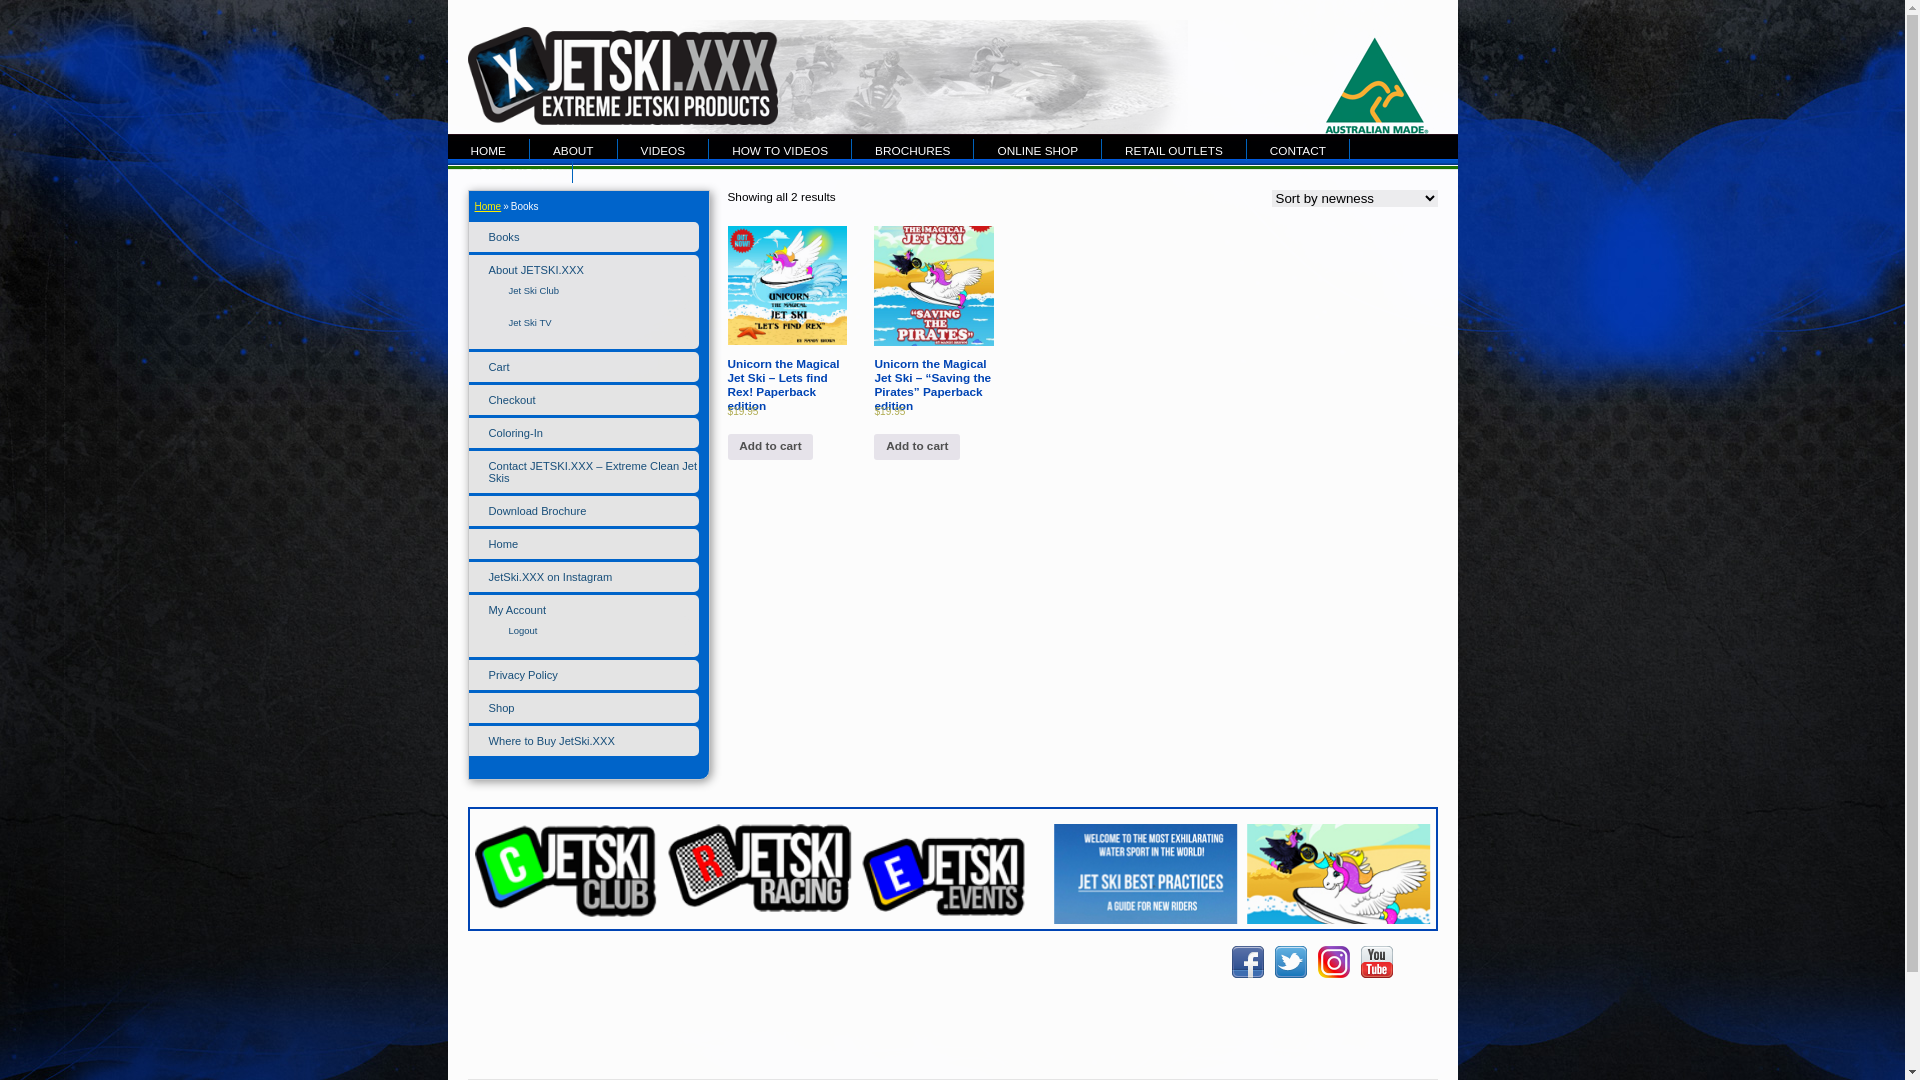 Image resolution: width=1920 pixels, height=1080 pixels. What do you see at coordinates (758, 866) in the screenshot?
I see `'Jet Ski Racing'` at bounding box center [758, 866].